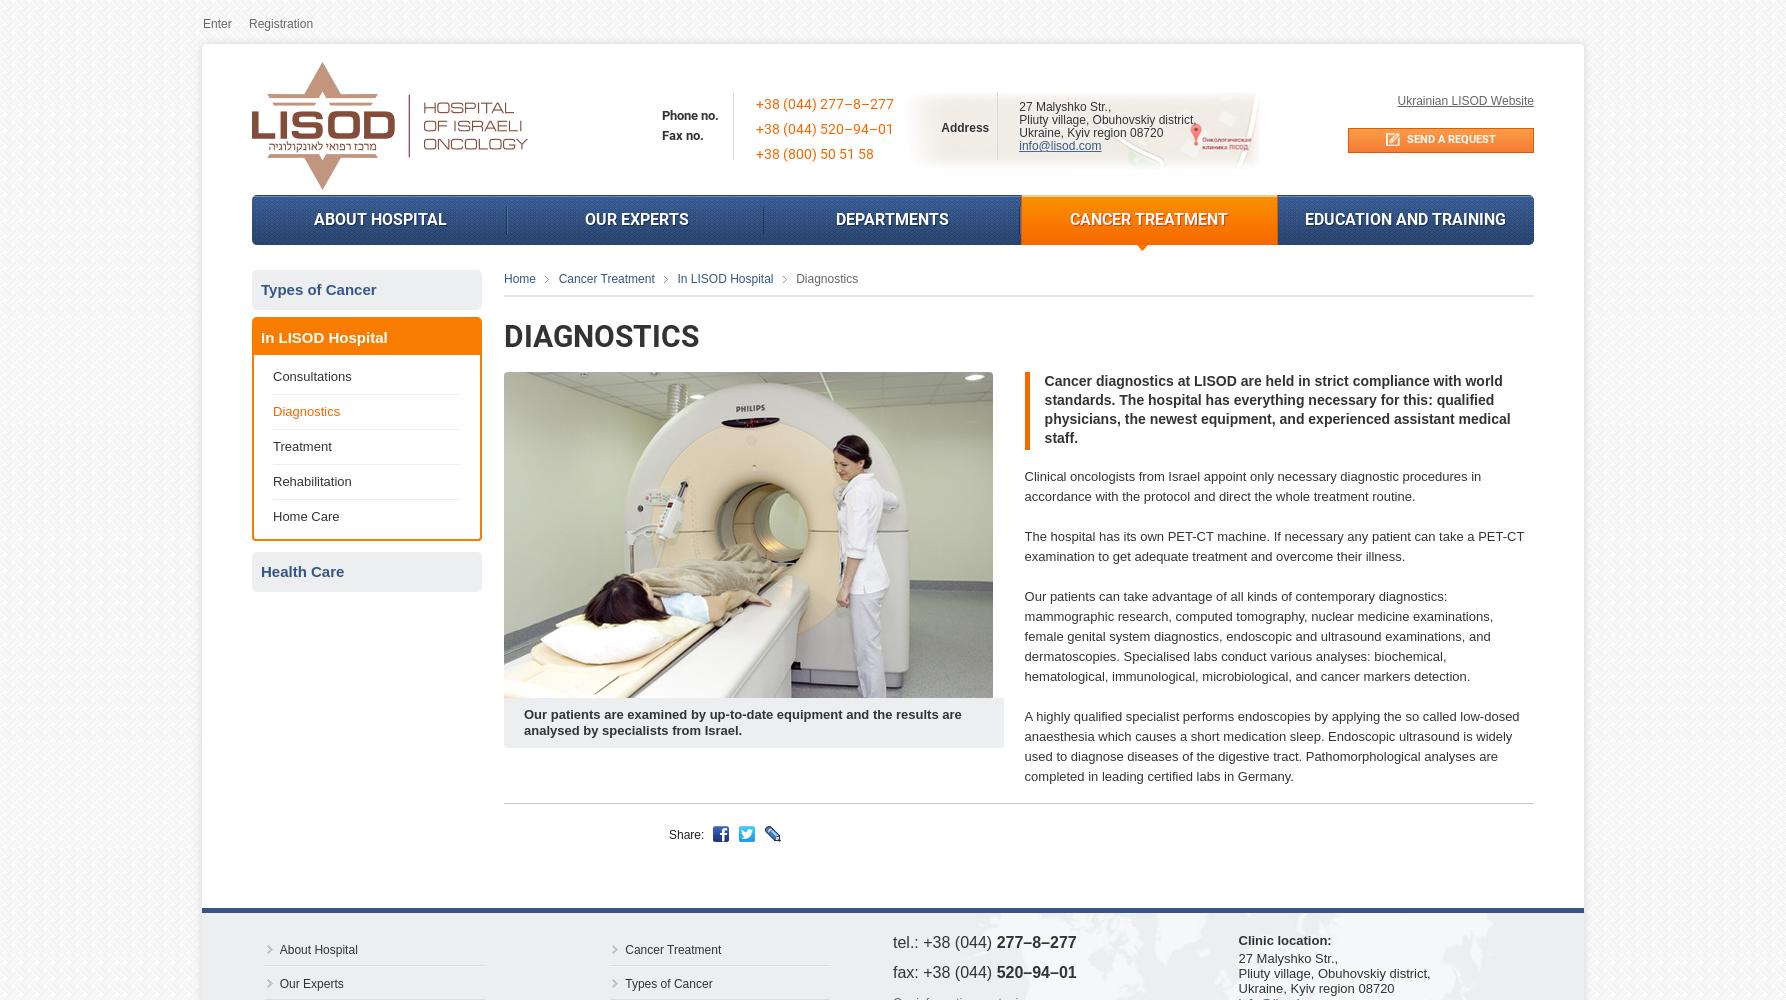 This screenshot has height=1000, width=1786. I want to click on 'Rehabilitation', so click(312, 480).